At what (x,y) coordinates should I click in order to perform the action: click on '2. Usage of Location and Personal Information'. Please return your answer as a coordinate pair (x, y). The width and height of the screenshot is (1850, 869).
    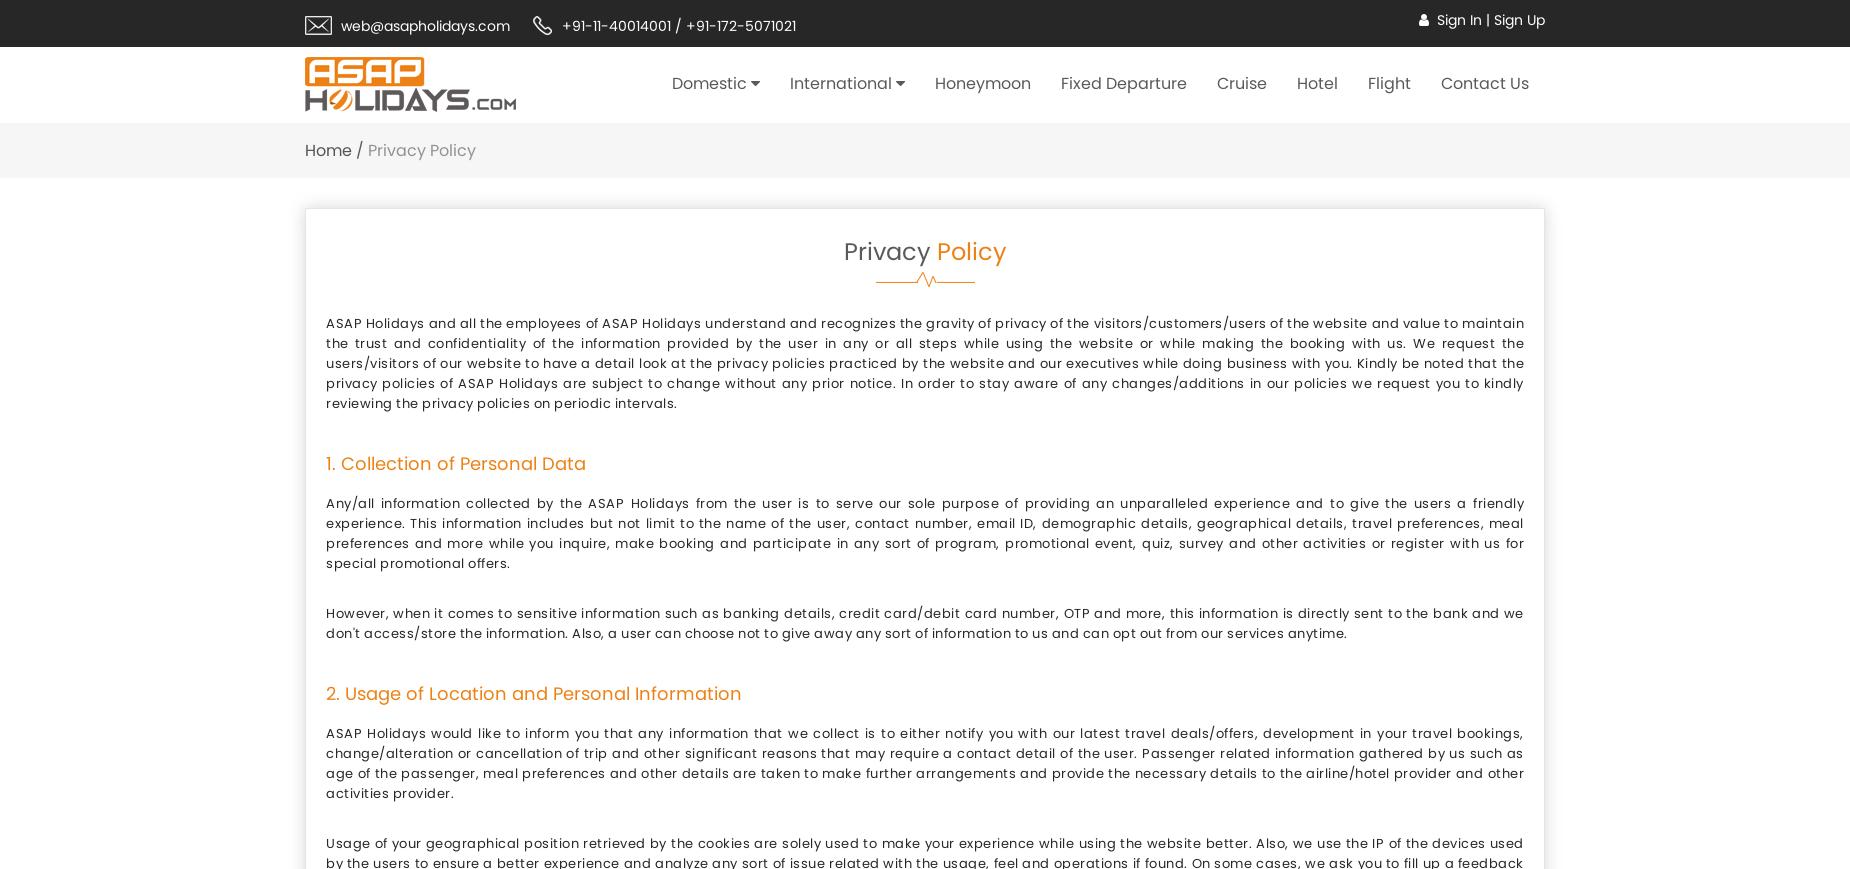
    Looking at the image, I should click on (533, 693).